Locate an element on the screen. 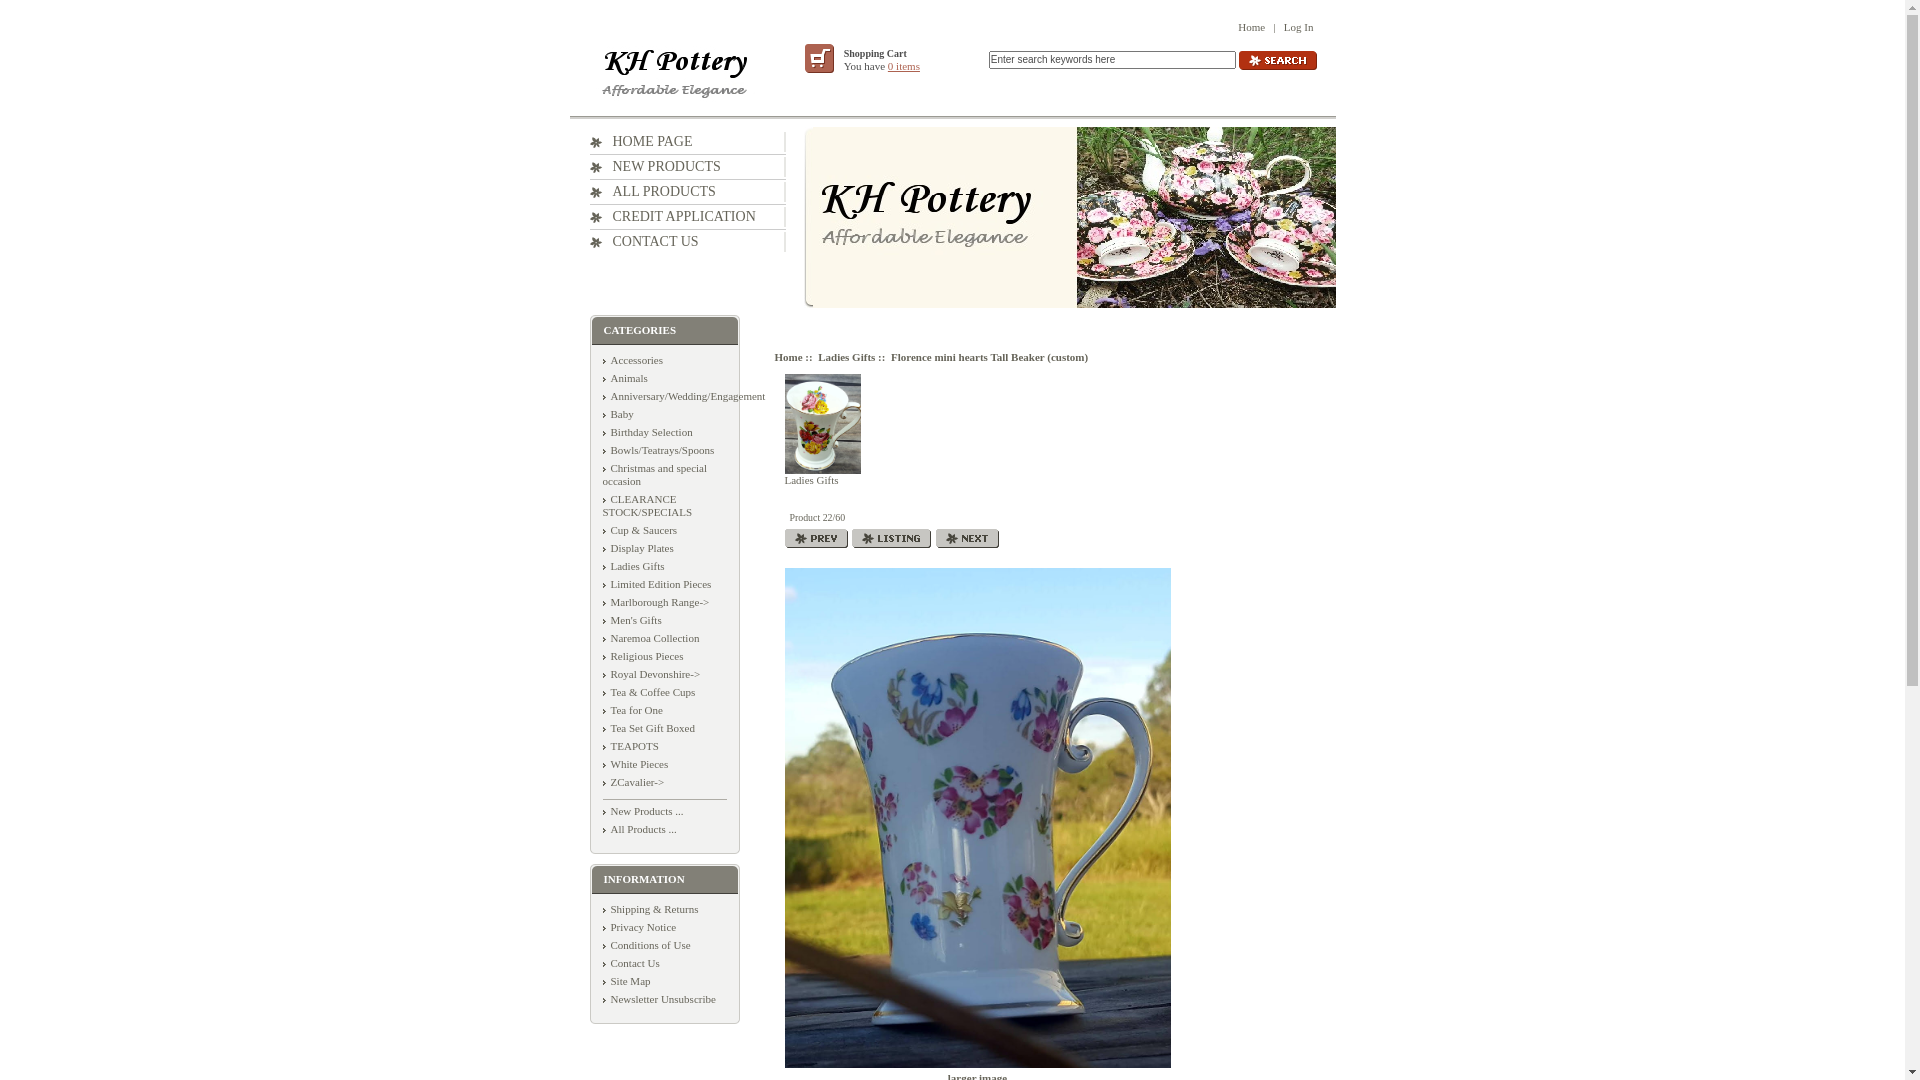 The width and height of the screenshot is (1920, 1080). 'HOME PAGE' is located at coordinates (641, 140).